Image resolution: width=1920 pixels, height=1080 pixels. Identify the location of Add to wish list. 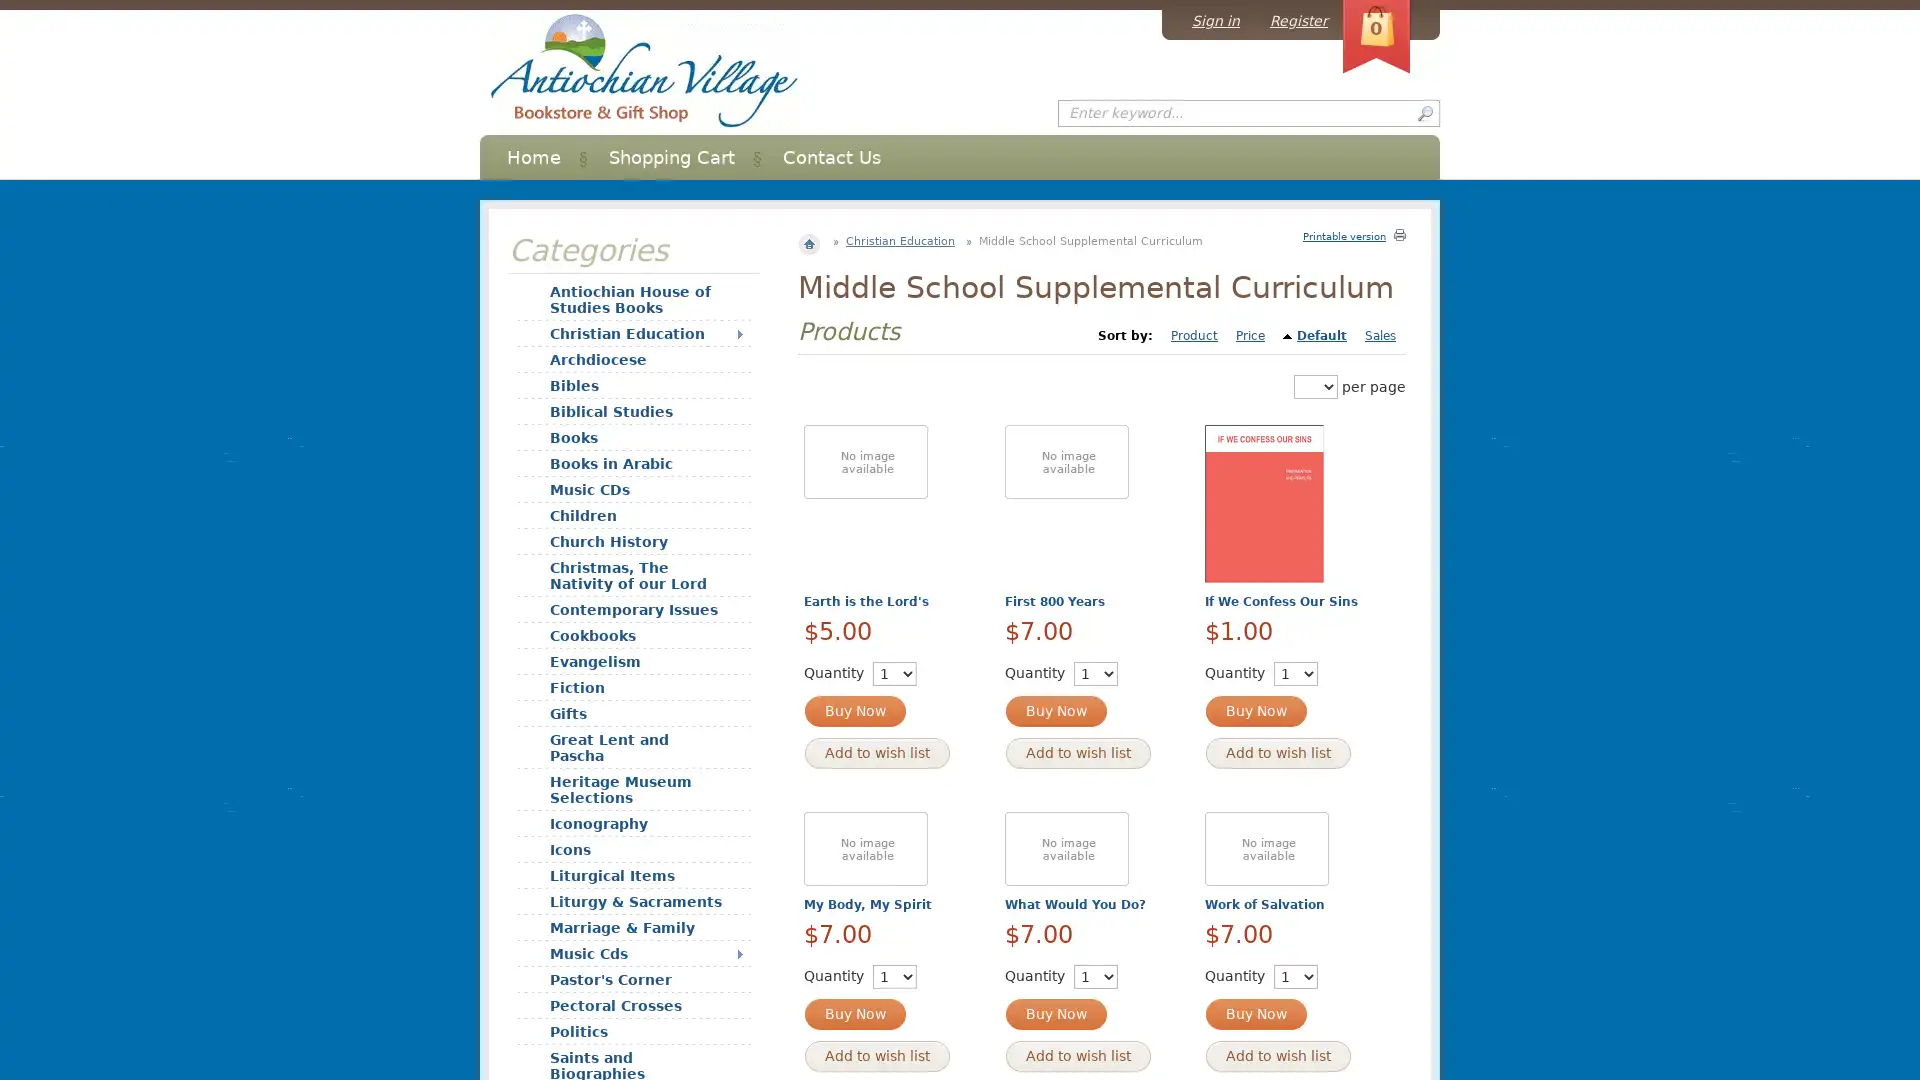
(1076, 753).